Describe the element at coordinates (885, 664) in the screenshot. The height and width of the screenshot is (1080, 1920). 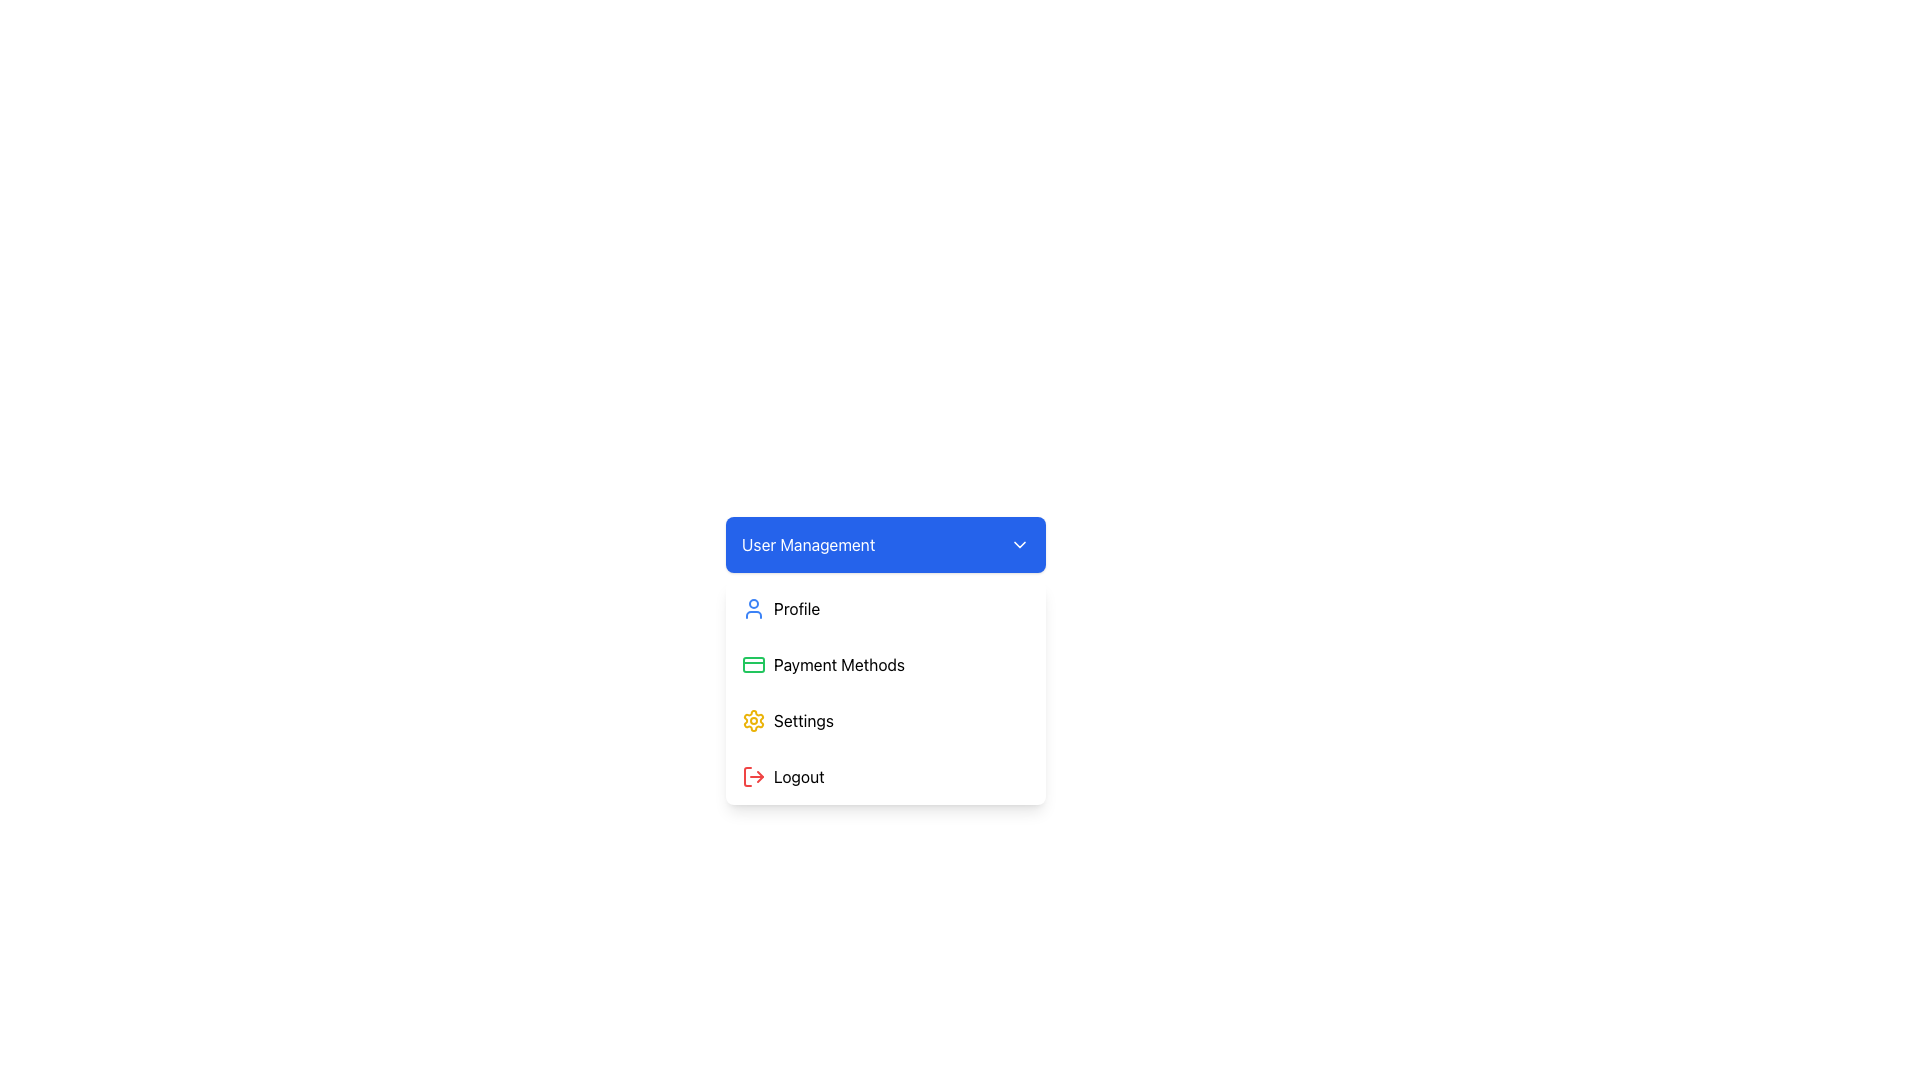
I see `the second menu item` at that location.